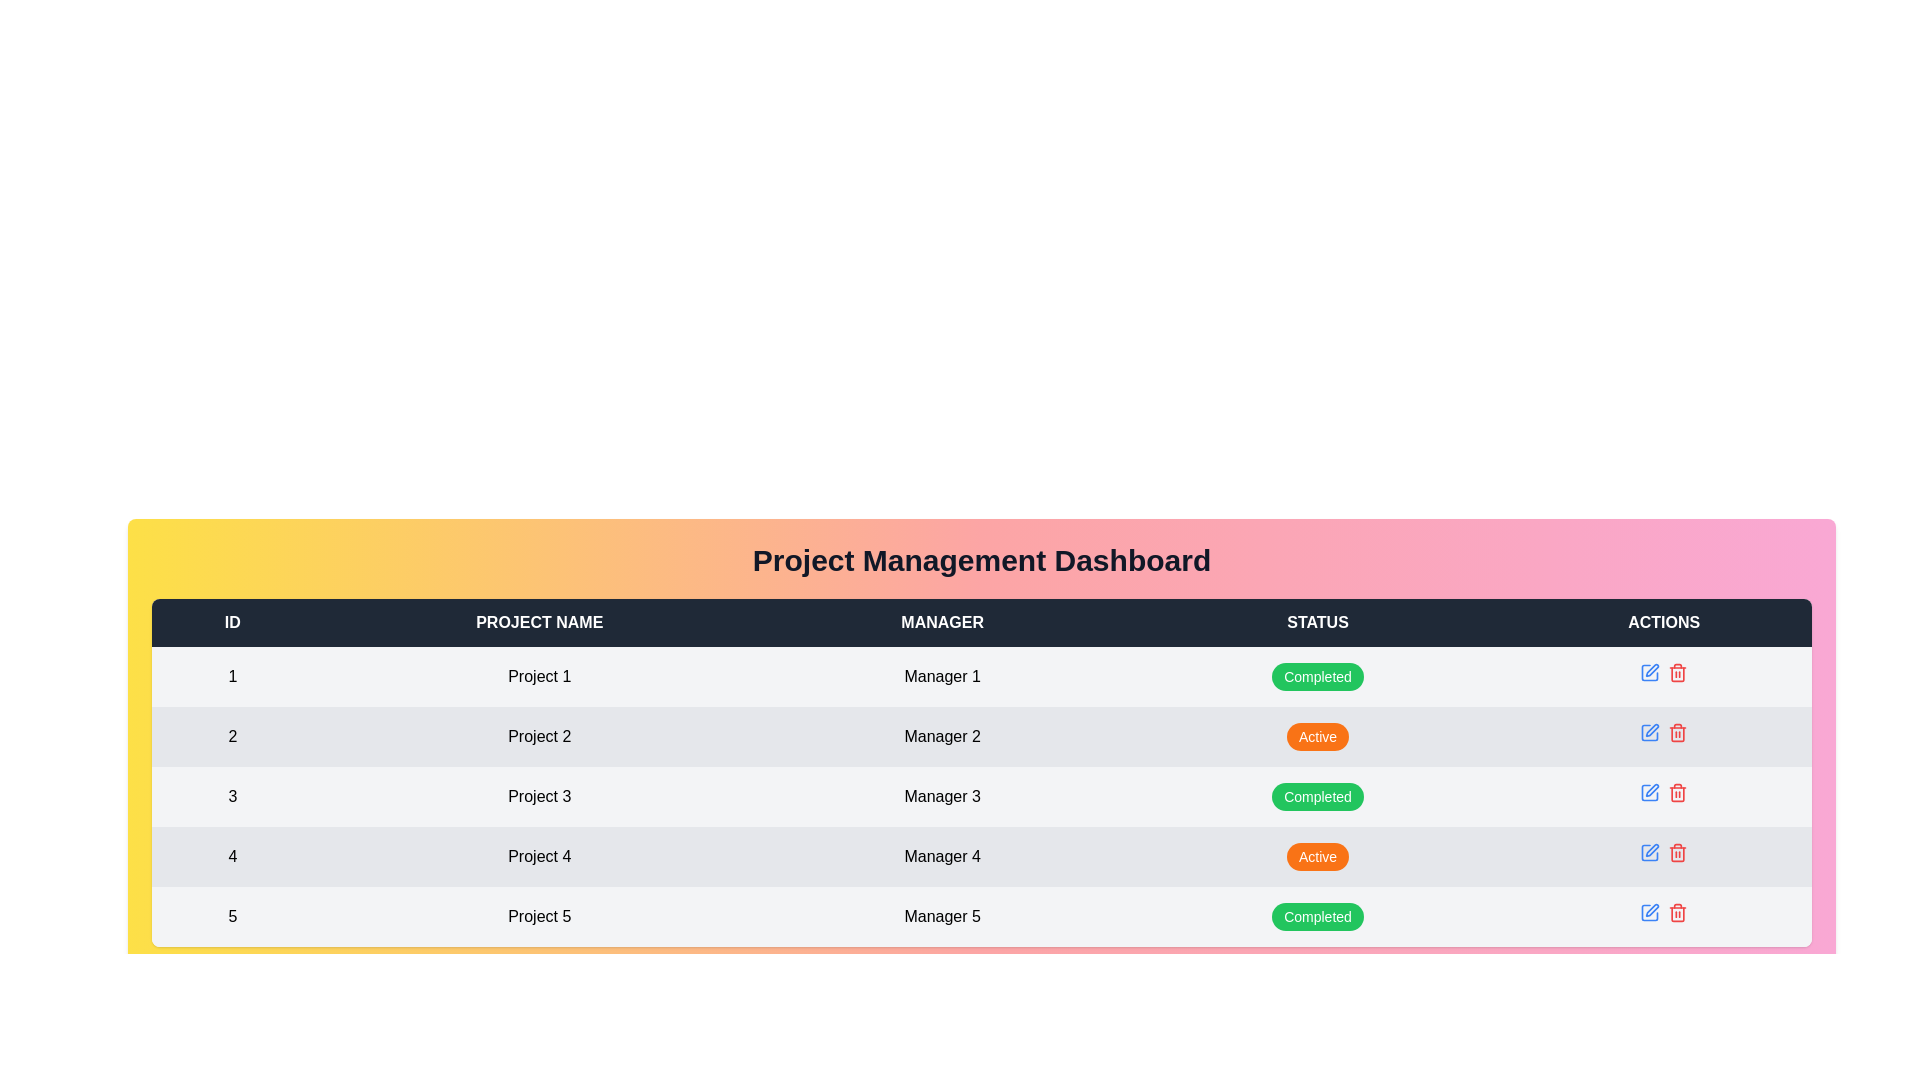  What do you see at coordinates (232, 796) in the screenshot?
I see `the static text field containing the number '3' in the 'ID' column of the table, located in the third row and aligned with other project data` at bounding box center [232, 796].